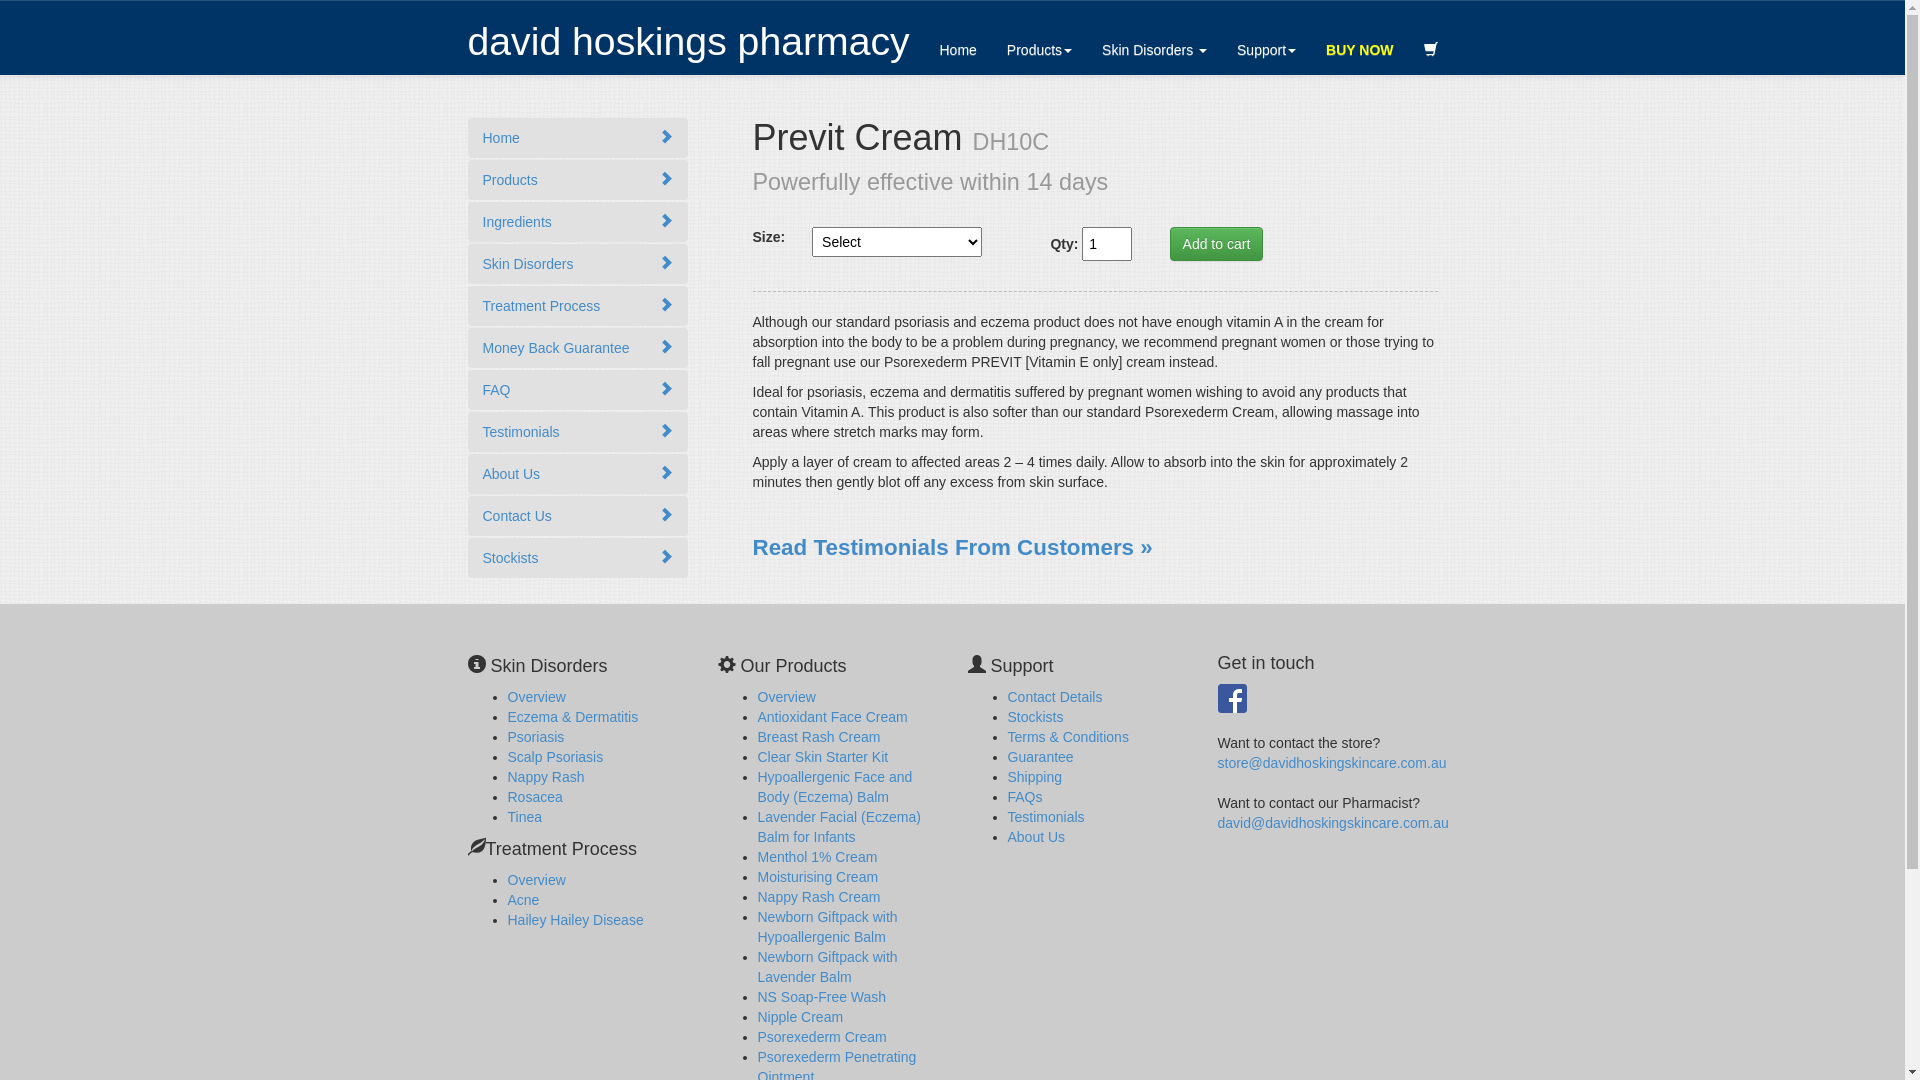 The width and height of the screenshot is (1920, 1080). Describe the element at coordinates (546, 775) in the screenshot. I see `'Nappy Rash'` at that location.